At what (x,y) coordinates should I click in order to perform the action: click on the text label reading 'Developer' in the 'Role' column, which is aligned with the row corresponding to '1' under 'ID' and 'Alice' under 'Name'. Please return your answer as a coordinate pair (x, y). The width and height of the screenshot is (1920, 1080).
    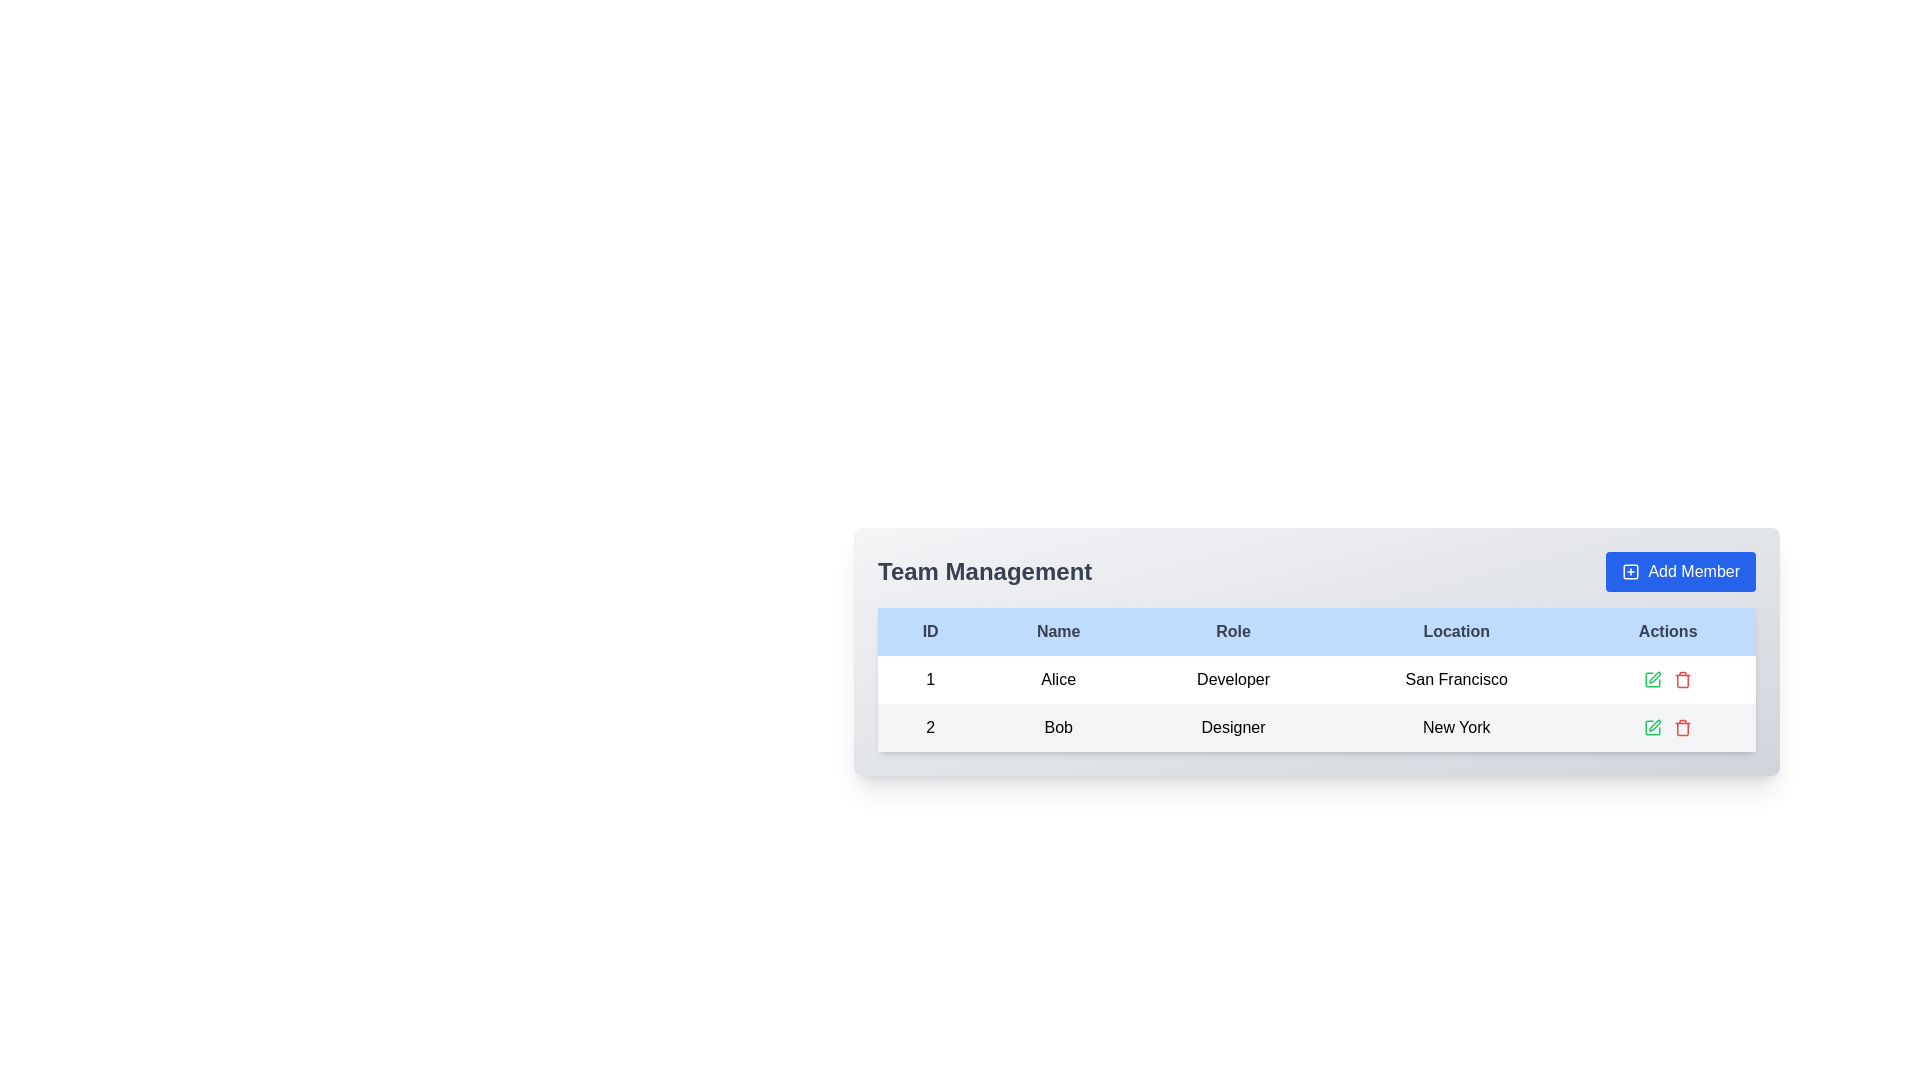
    Looking at the image, I should click on (1232, 678).